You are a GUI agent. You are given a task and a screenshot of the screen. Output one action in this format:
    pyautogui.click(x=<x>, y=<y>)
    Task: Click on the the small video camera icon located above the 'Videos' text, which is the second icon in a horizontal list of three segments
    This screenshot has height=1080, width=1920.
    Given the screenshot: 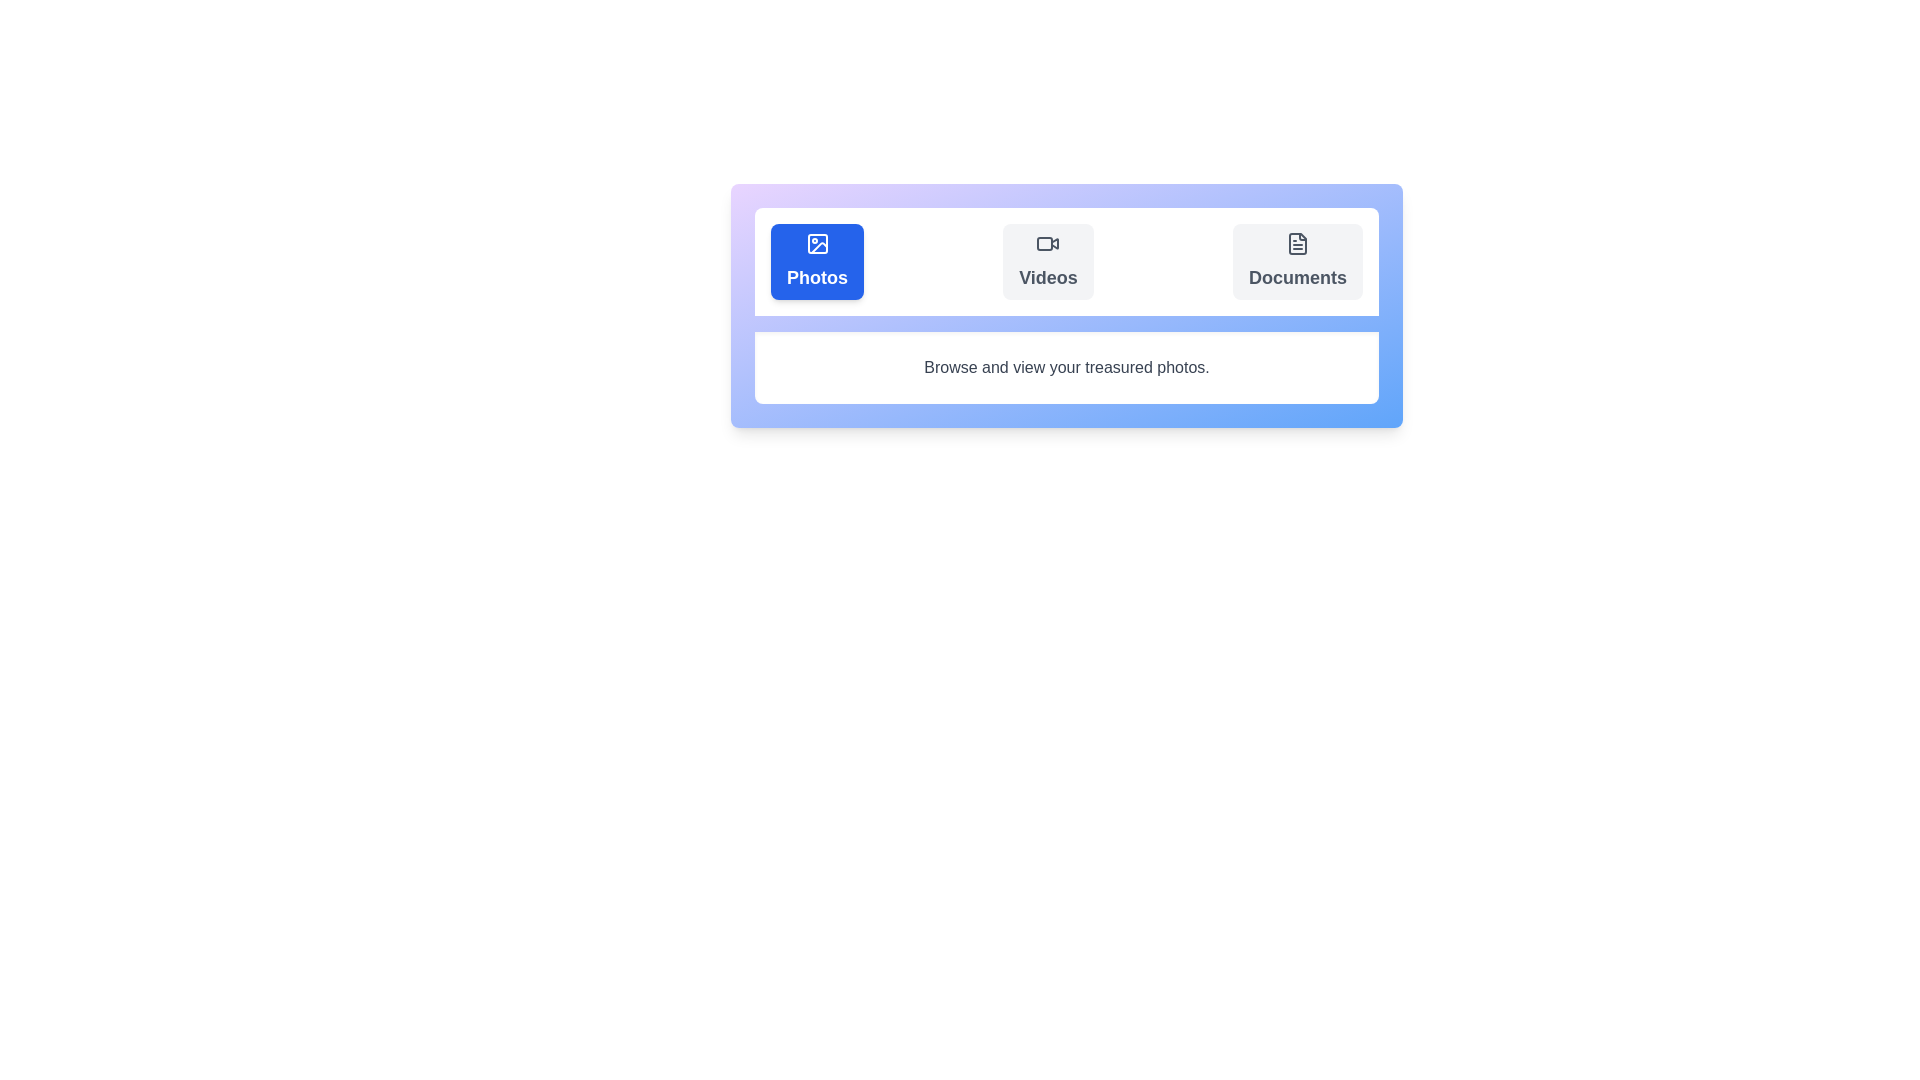 What is the action you would take?
    pyautogui.click(x=1047, y=242)
    